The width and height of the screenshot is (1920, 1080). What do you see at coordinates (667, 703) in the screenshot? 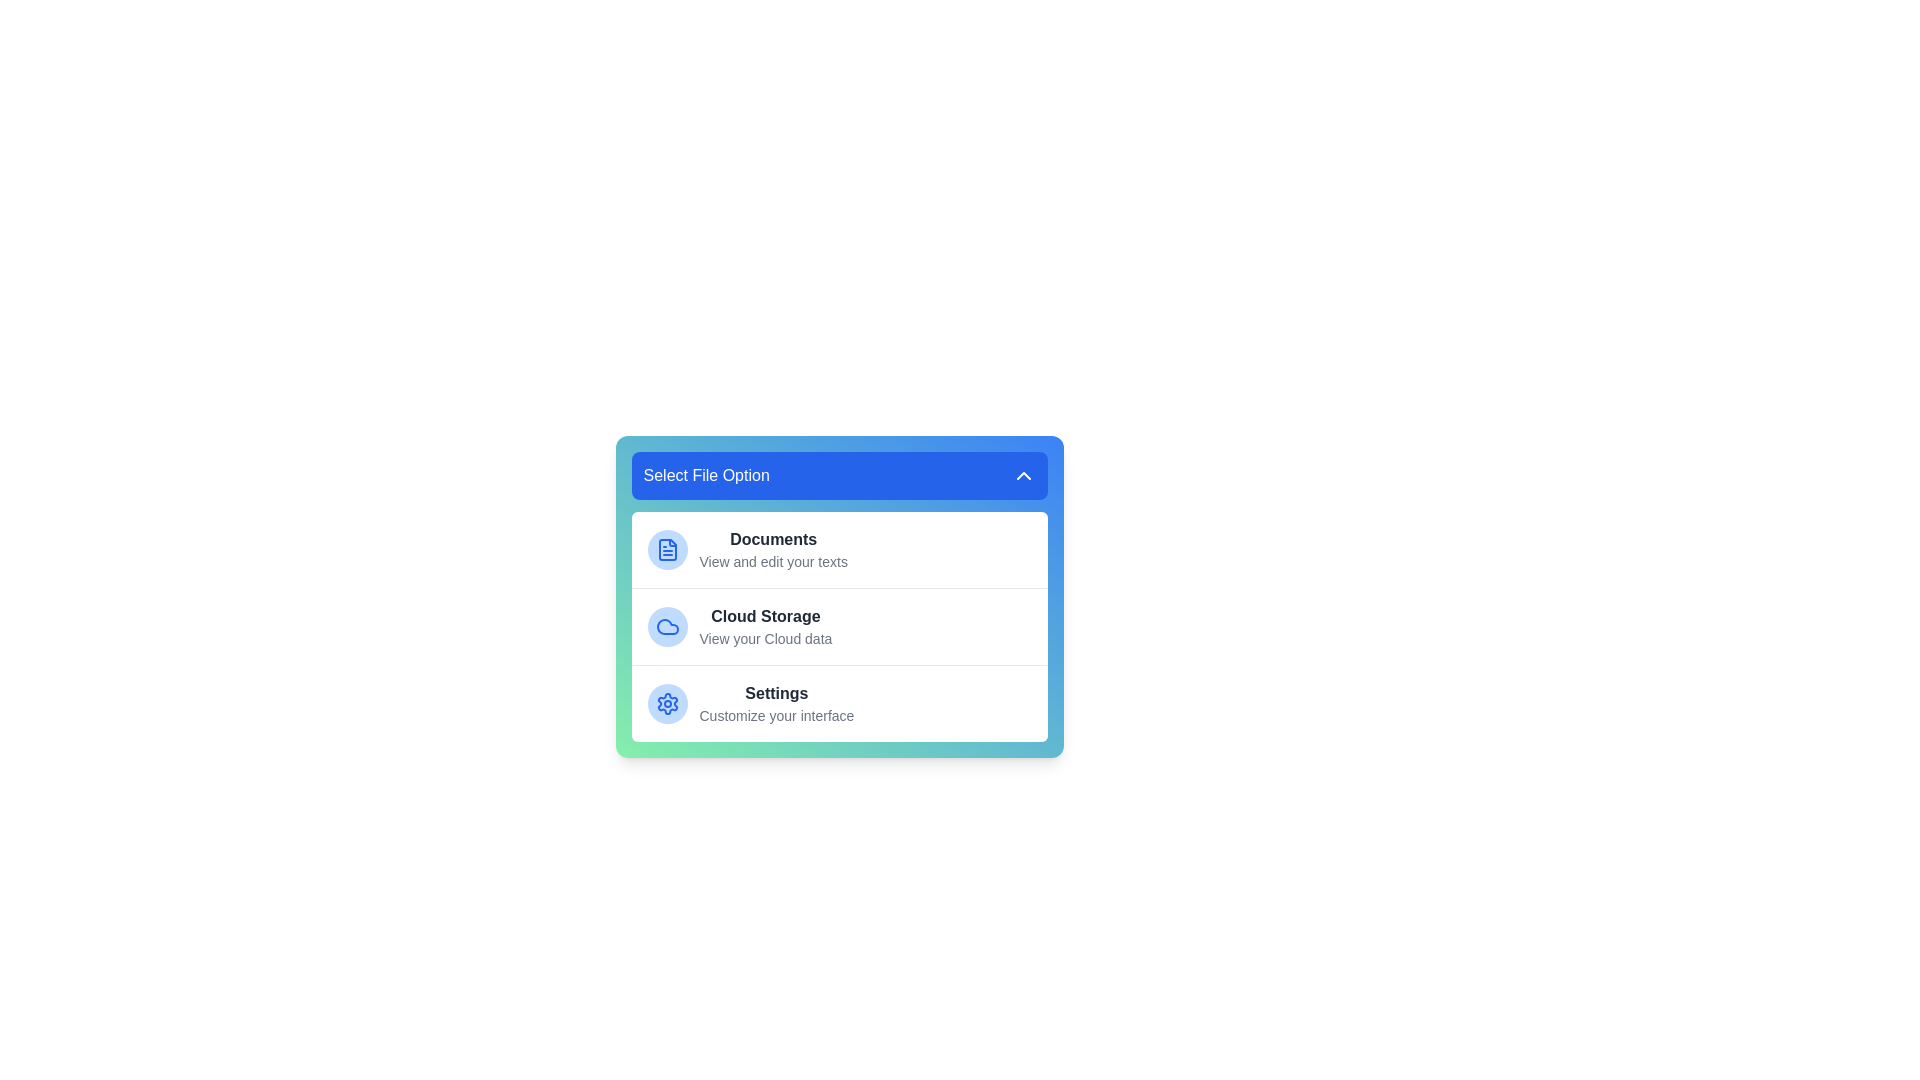
I see `the circular gear icon with a blue gradient background` at bounding box center [667, 703].